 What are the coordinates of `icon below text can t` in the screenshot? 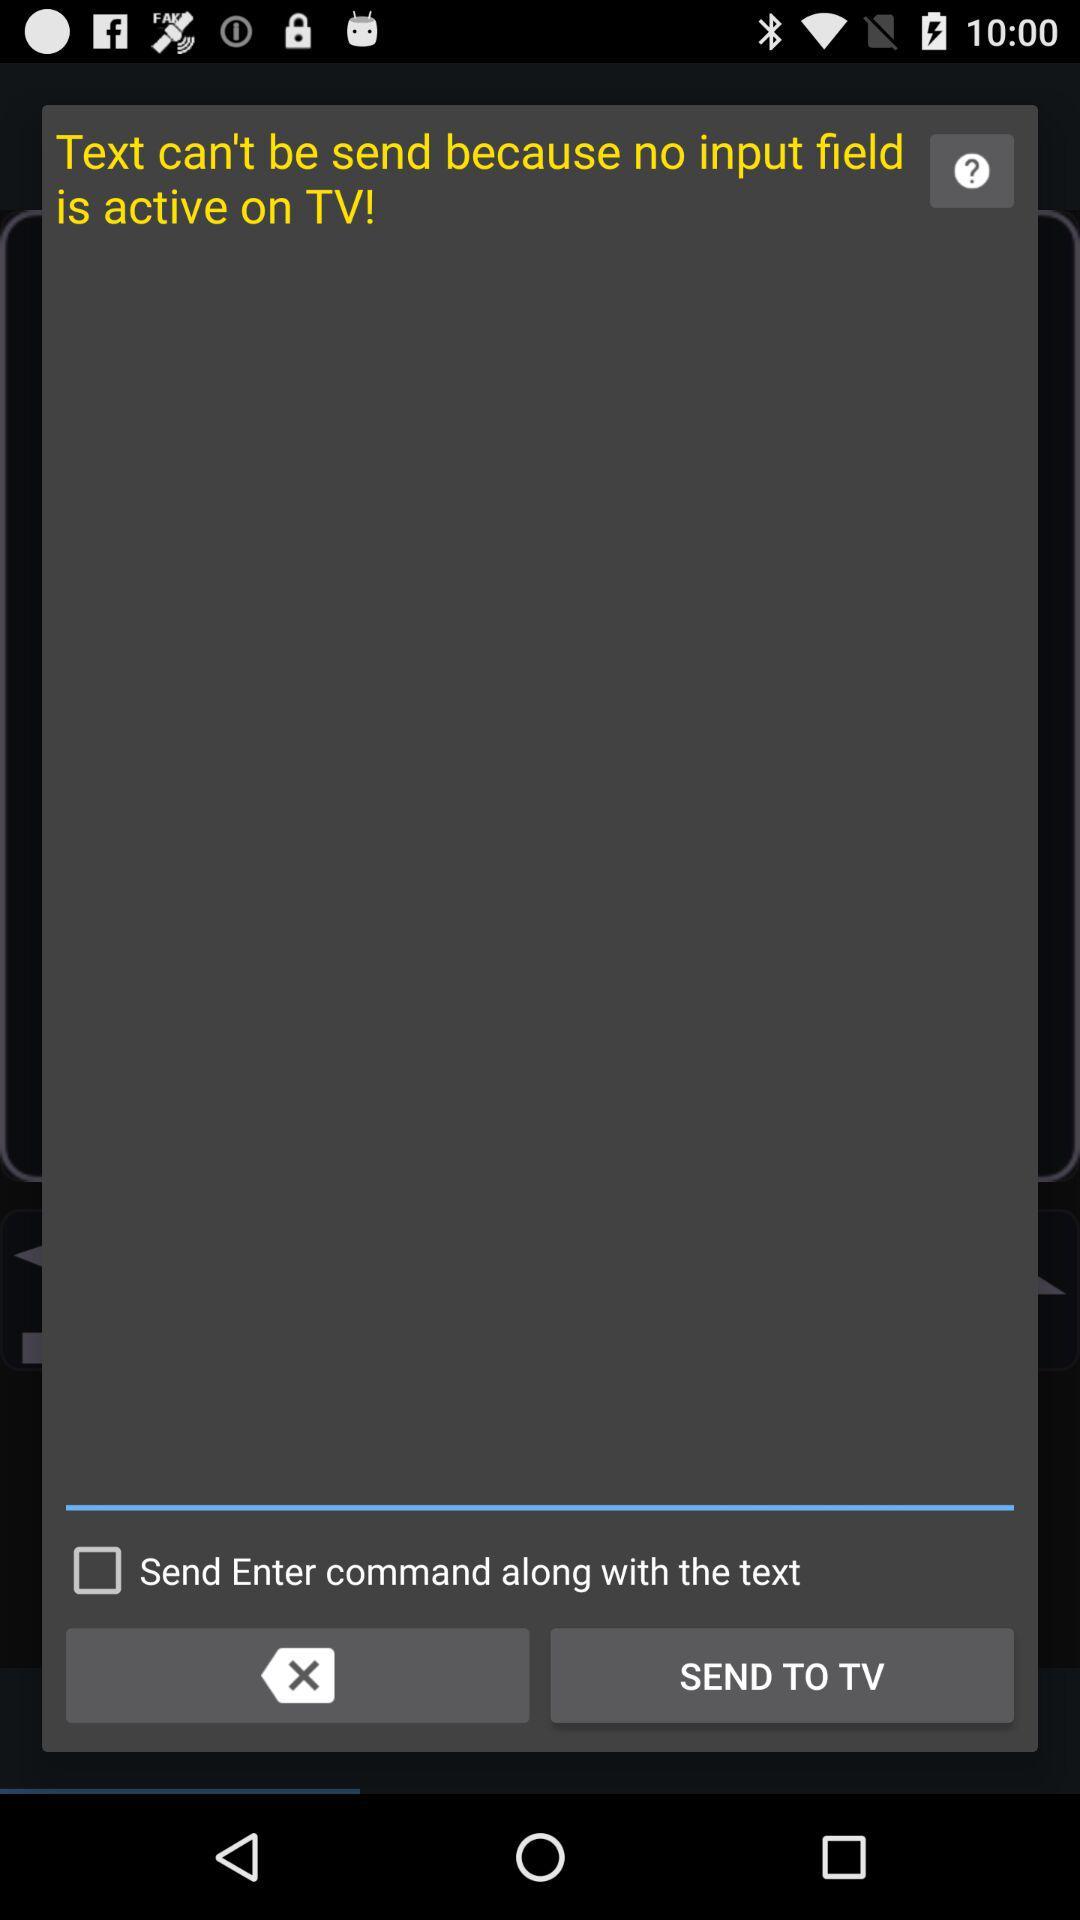 It's located at (540, 881).